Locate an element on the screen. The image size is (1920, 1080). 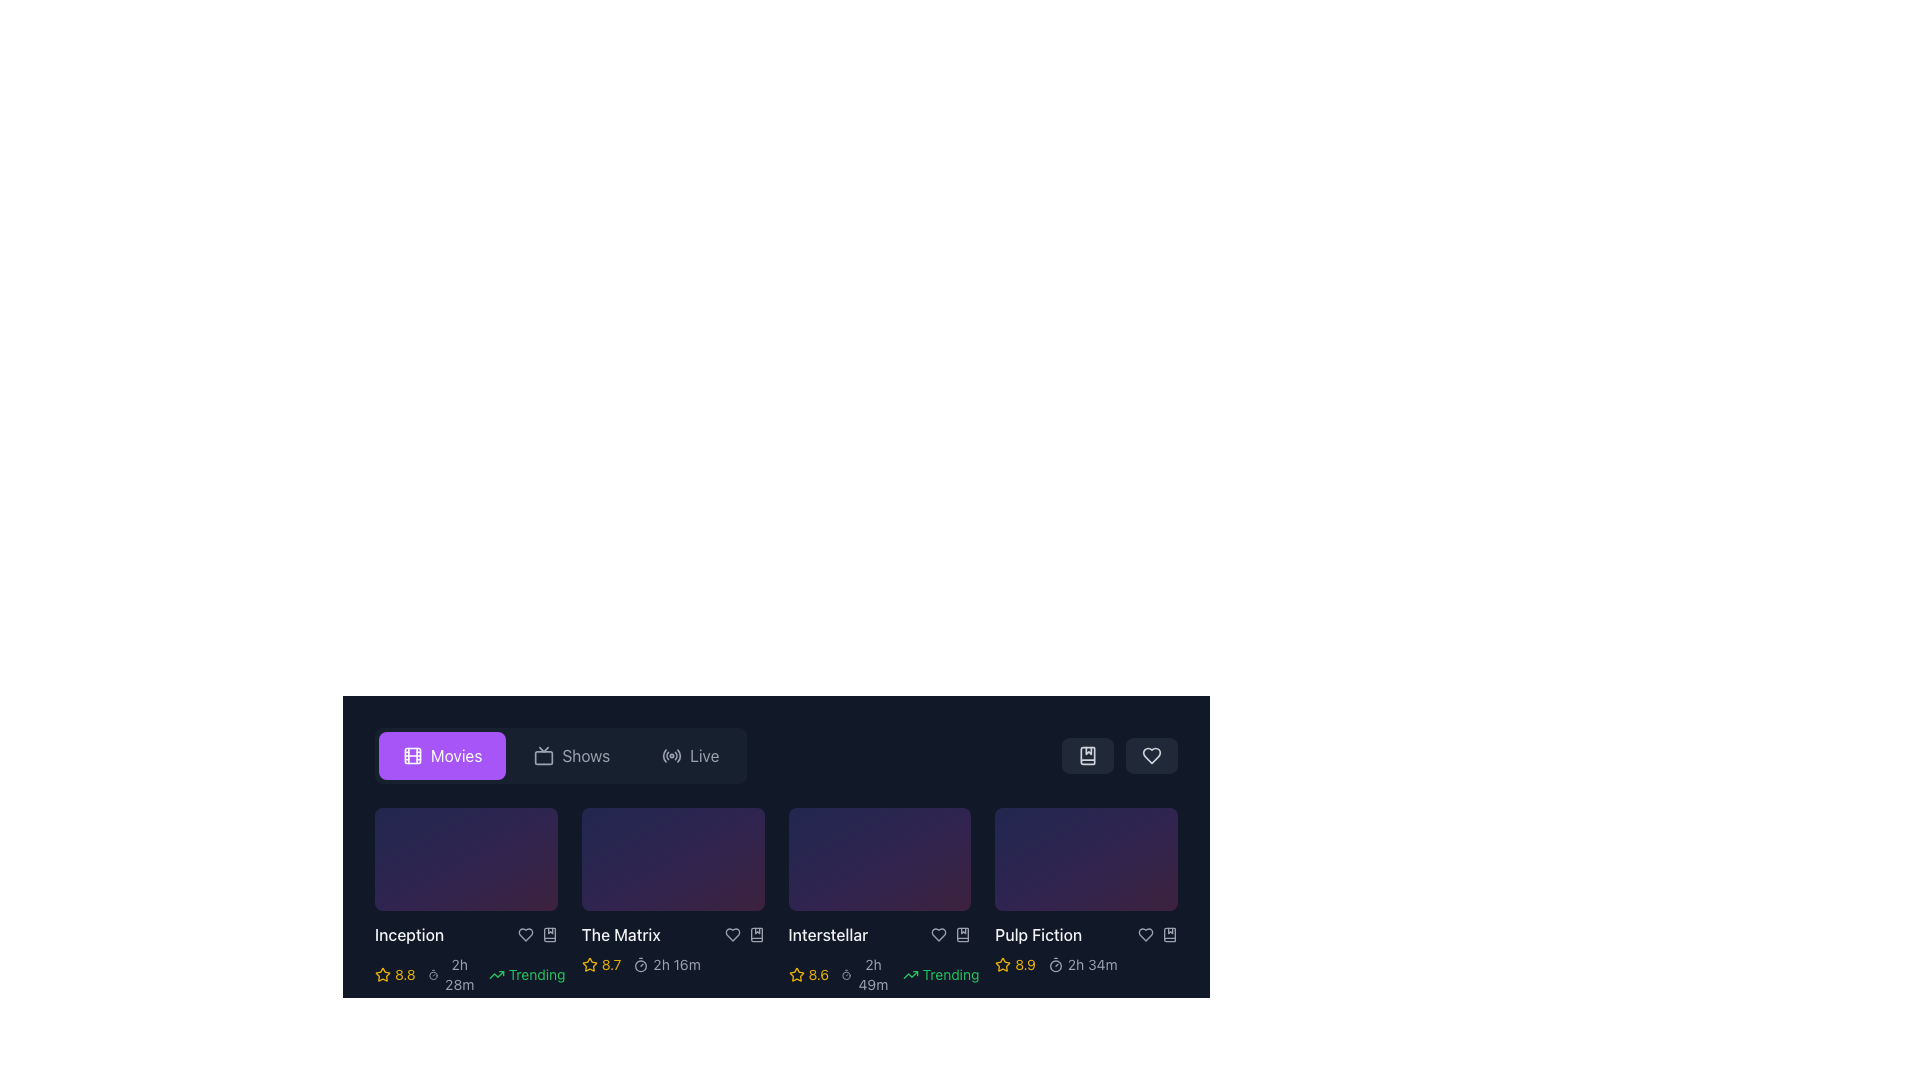
the movie entry displaying the title 'Inception' with its rating '8.8' and duration '2h 28m', located in the first row of the movie section is located at coordinates (465, 957).